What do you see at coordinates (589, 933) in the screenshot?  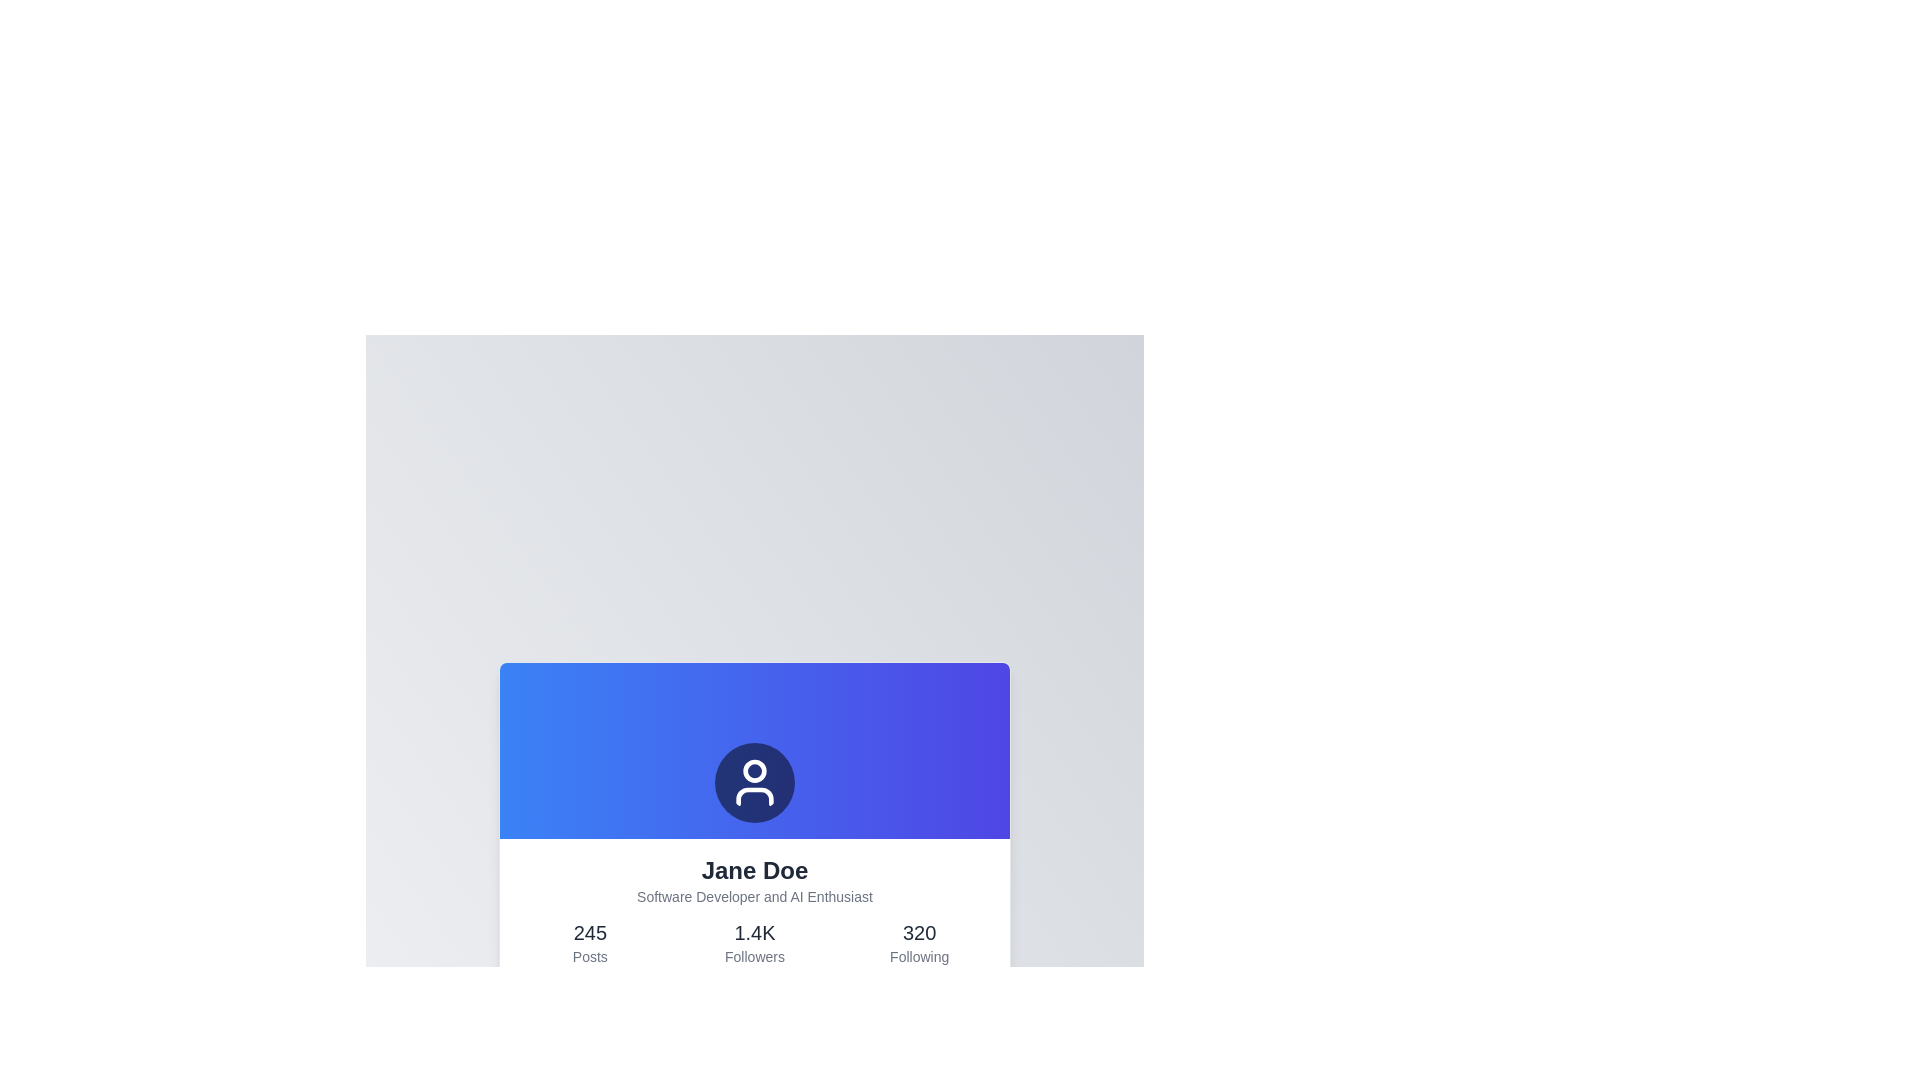 I see `the text label displaying the numerical count of posts associated with the user, which shows '245 Posts' in the statistics section below the user's profile` at bounding box center [589, 933].